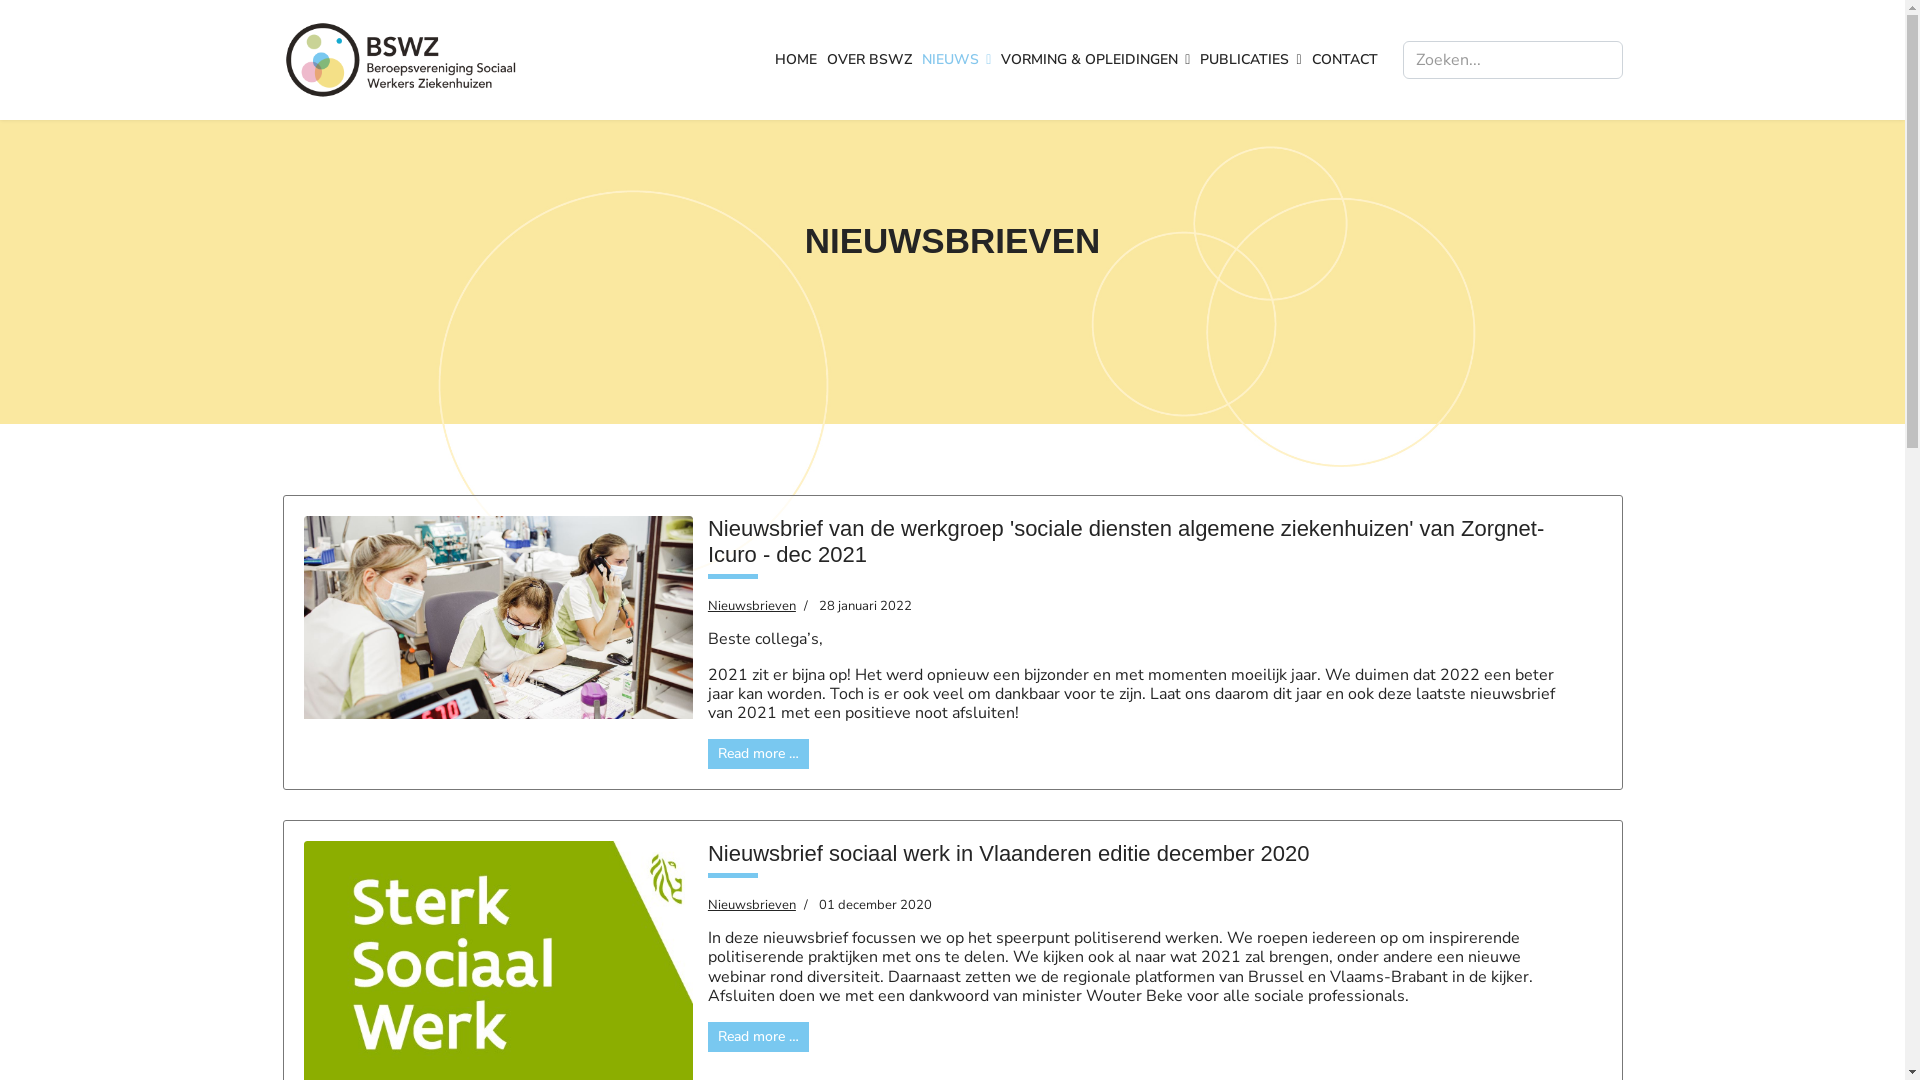  What do you see at coordinates (1341, 59) in the screenshot?
I see `'CONTACT'` at bounding box center [1341, 59].